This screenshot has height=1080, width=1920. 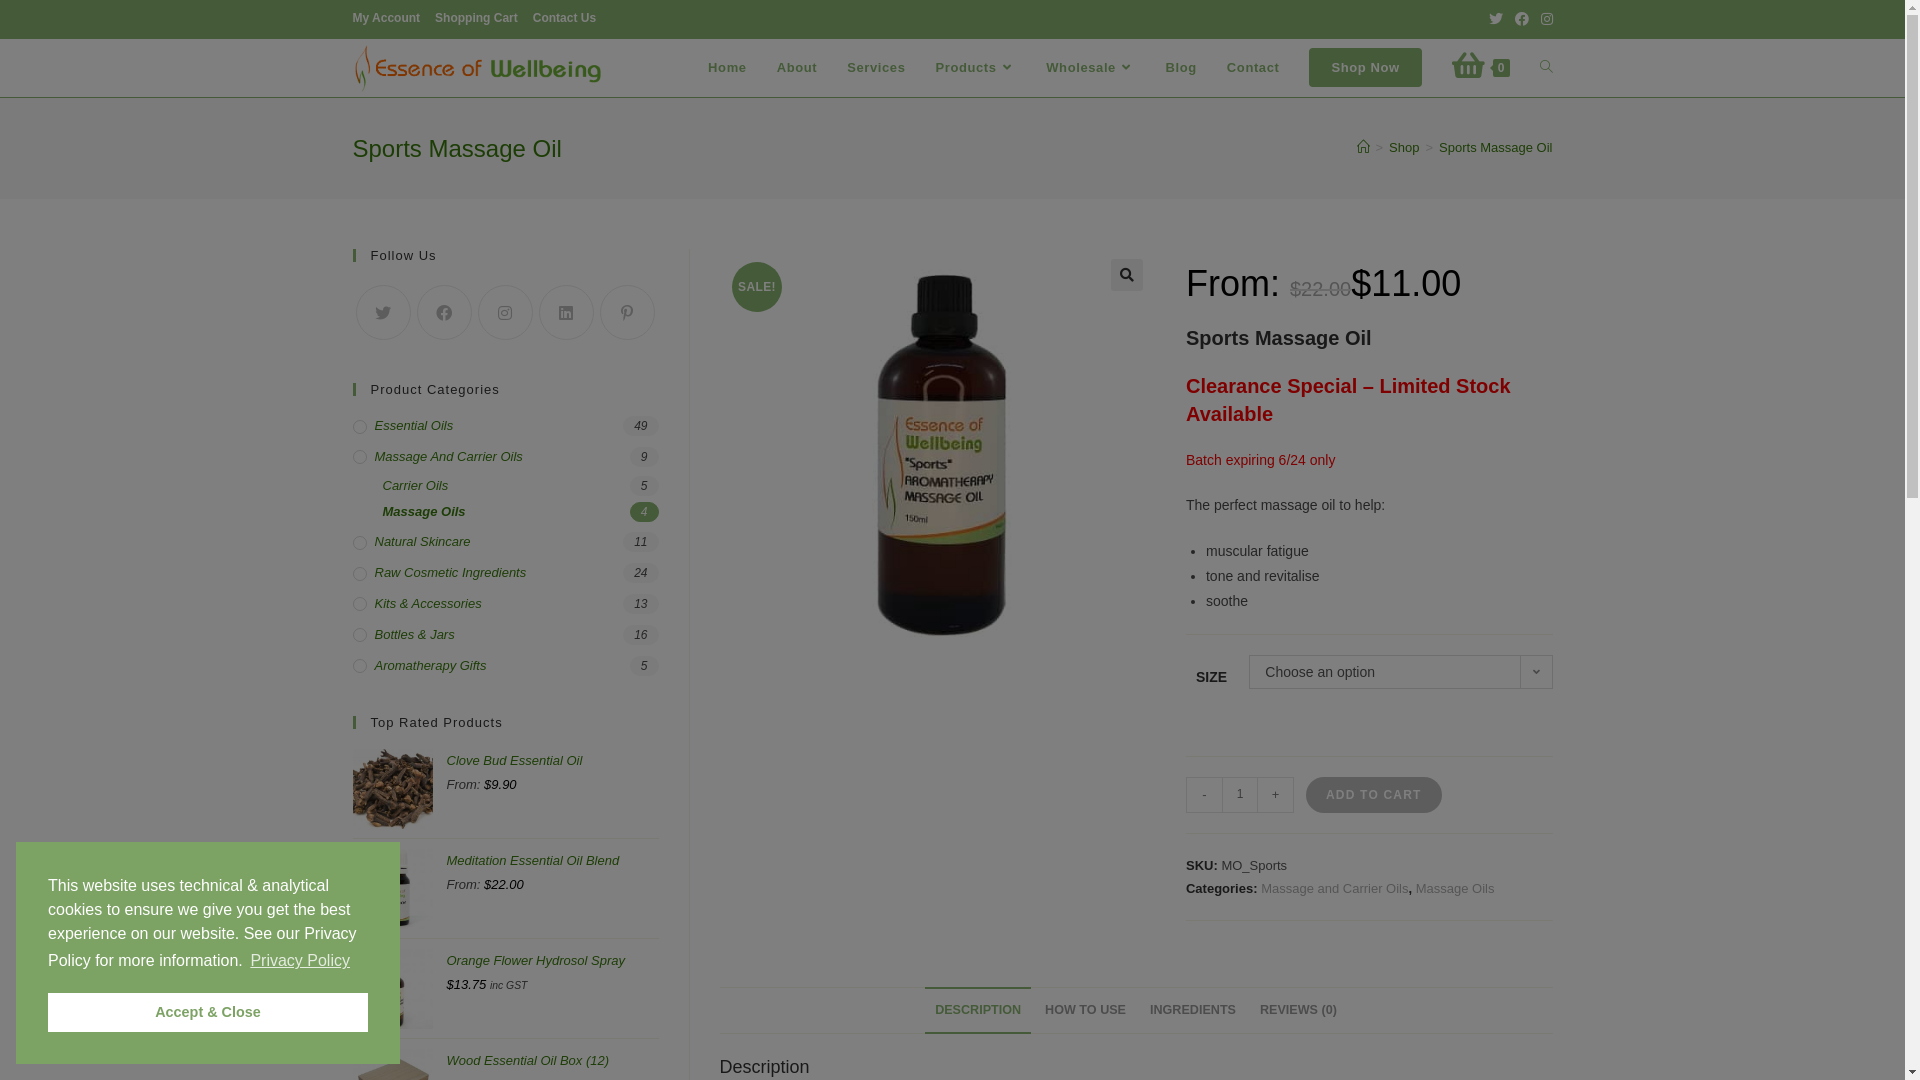 I want to click on 'HOW TO USE', so click(x=1035, y=1010).